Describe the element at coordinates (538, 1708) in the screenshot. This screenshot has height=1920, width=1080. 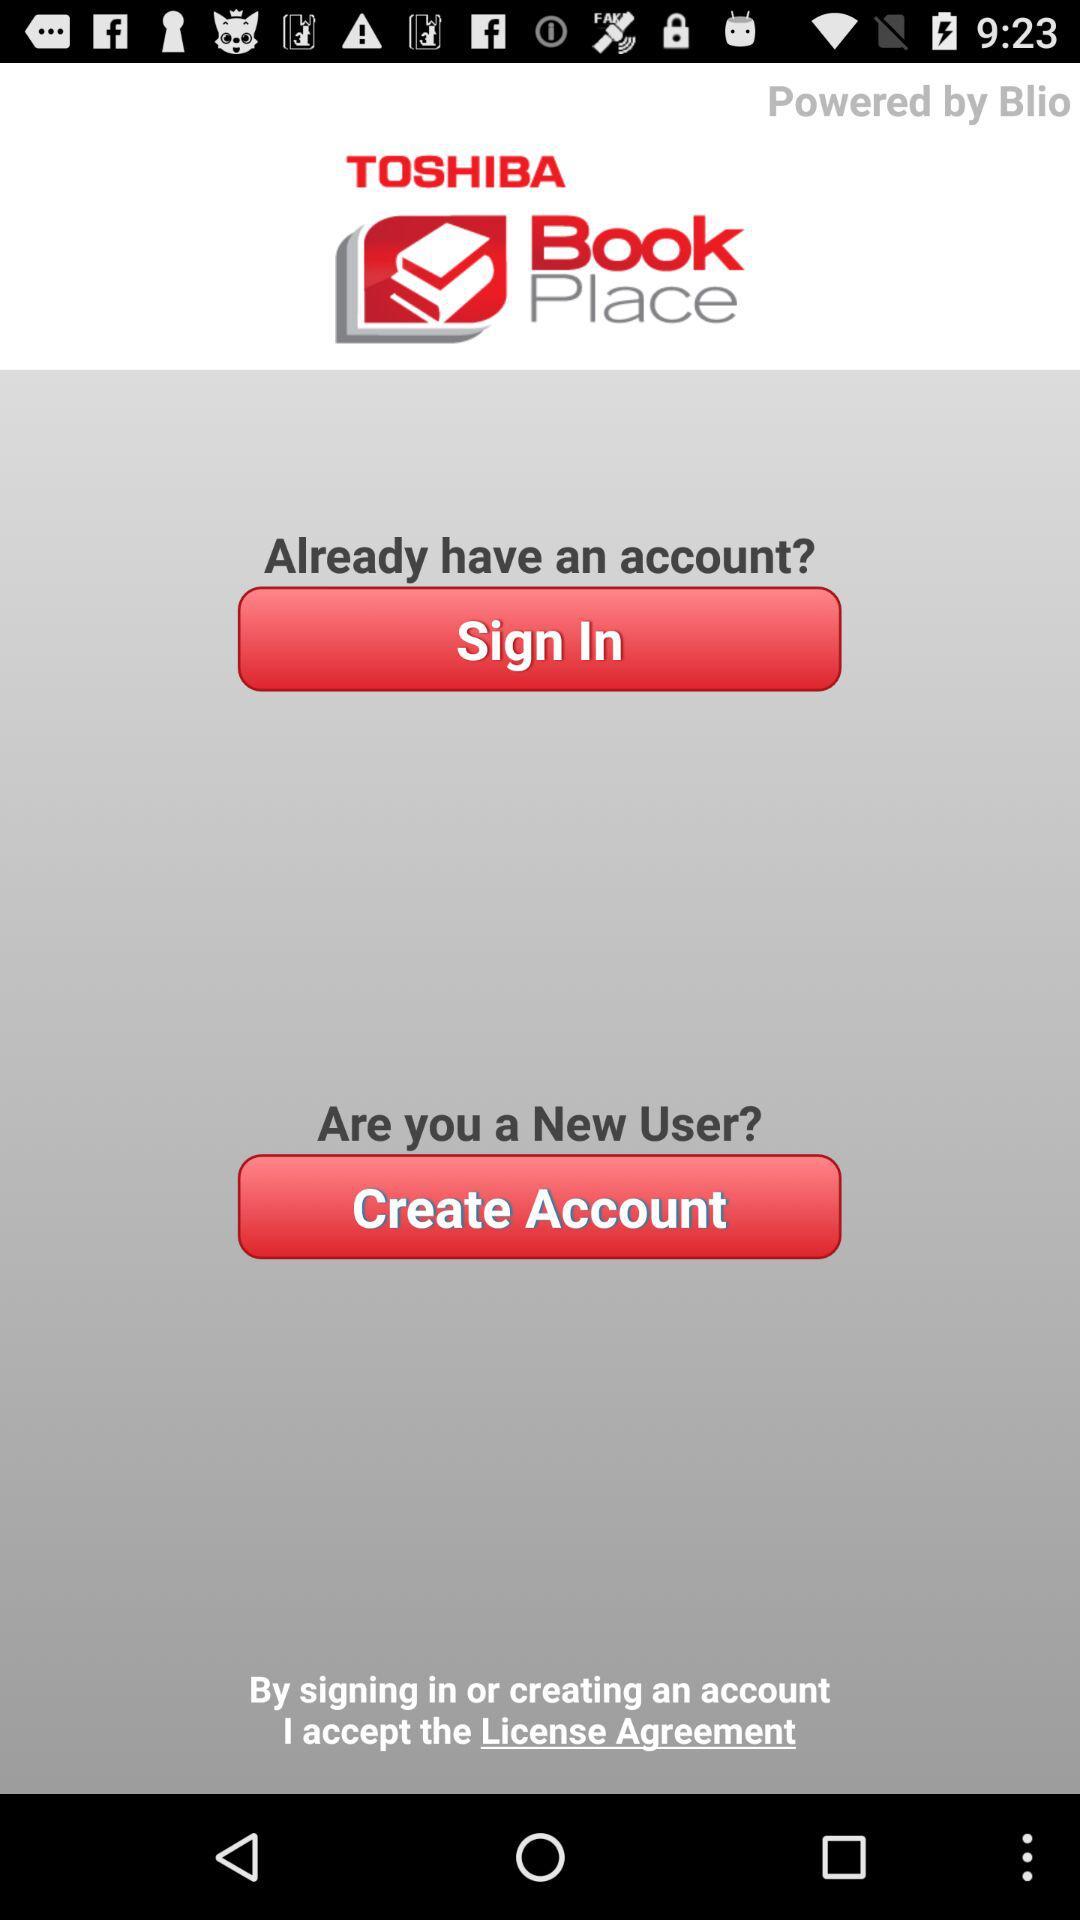
I see `the by signing in at the bottom` at that location.